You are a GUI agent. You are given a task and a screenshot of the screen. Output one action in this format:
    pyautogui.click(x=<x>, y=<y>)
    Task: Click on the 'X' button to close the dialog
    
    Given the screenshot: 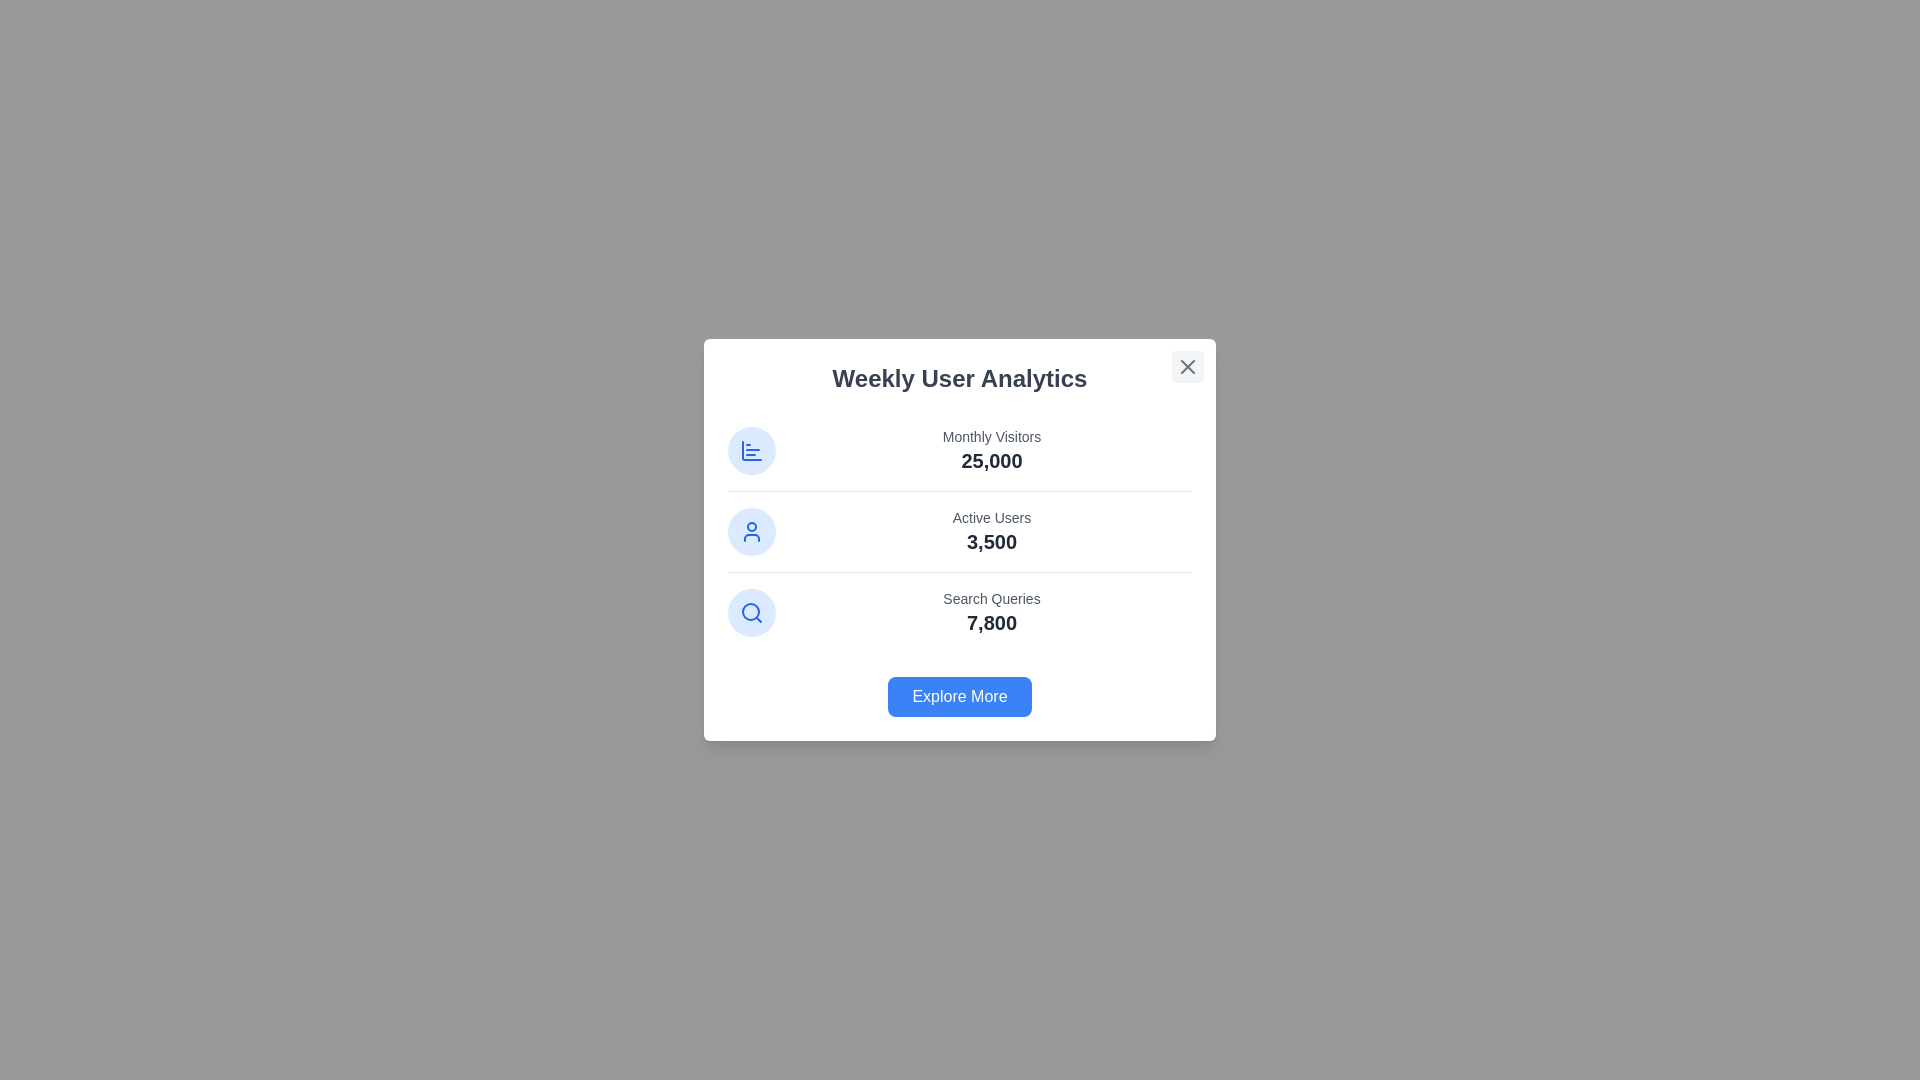 What is the action you would take?
    pyautogui.click(x=1188, y=366)
    